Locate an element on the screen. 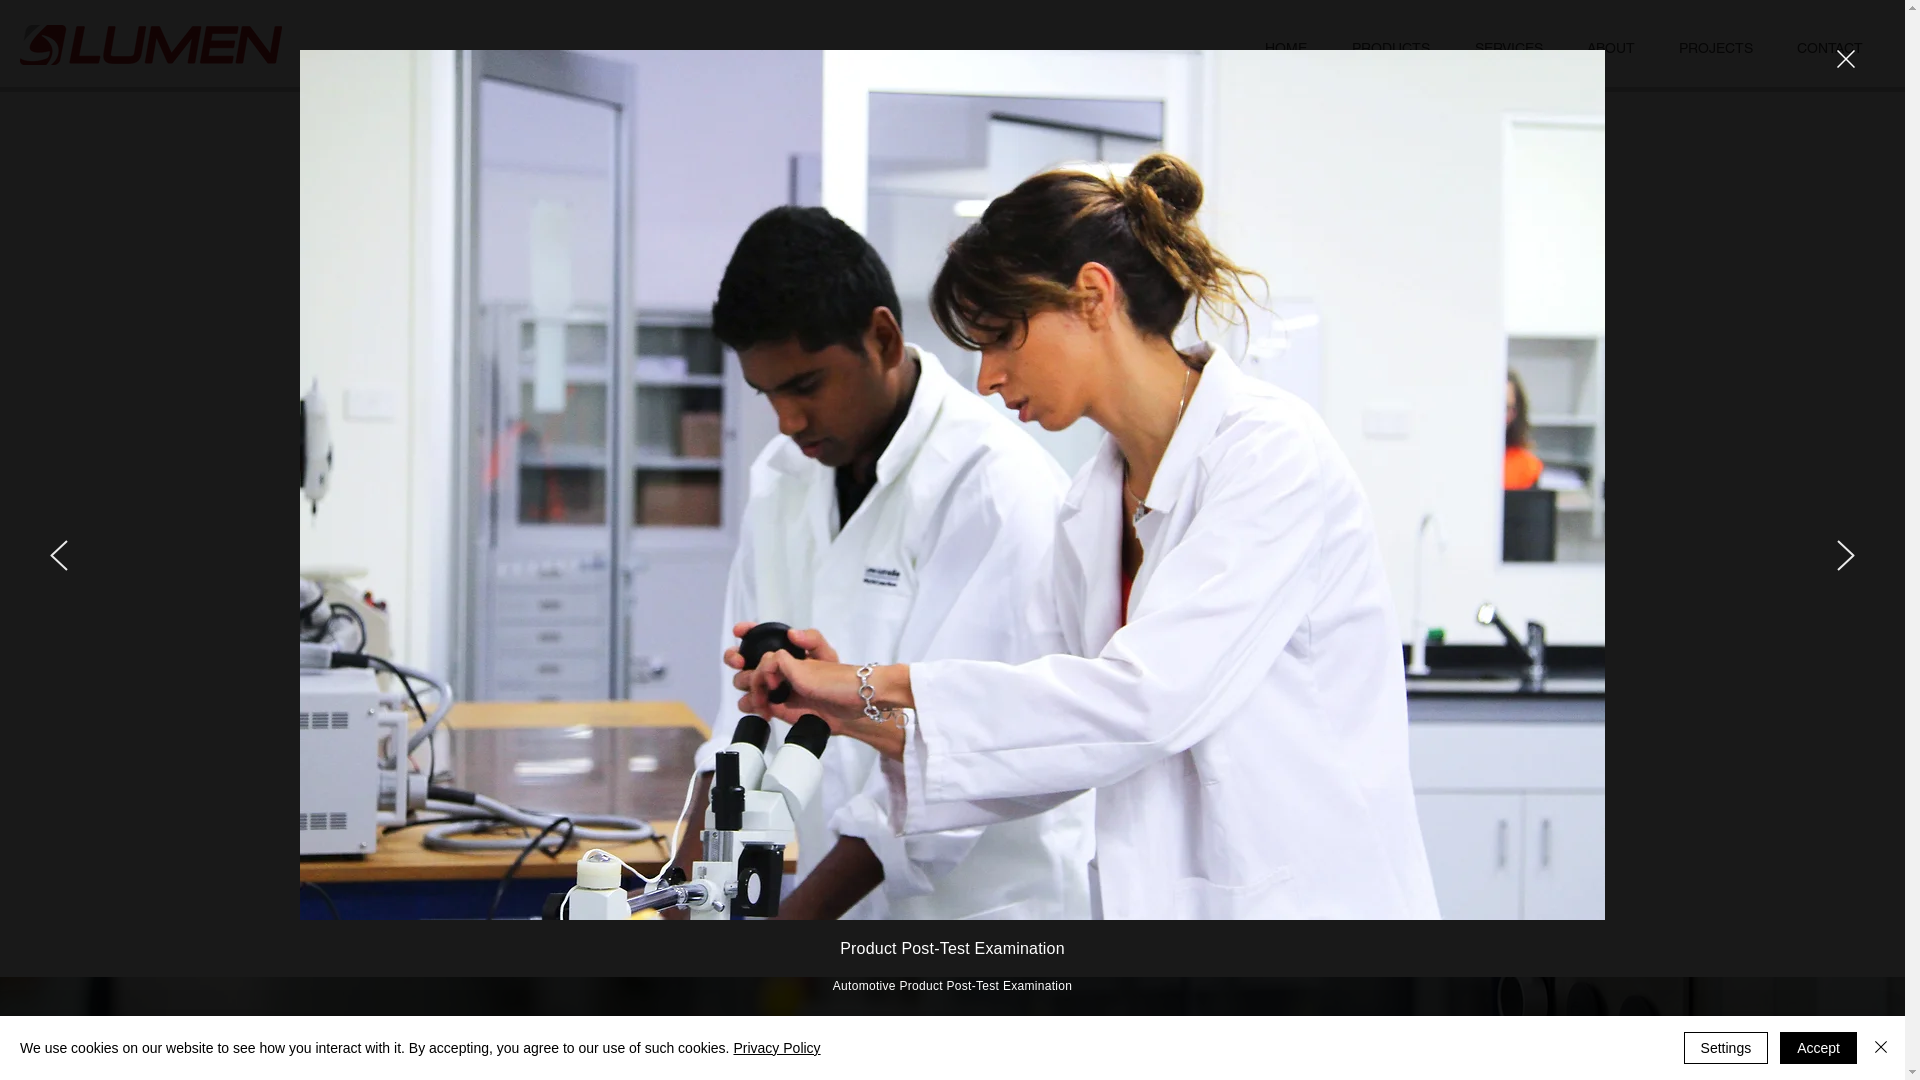 The height and width of the screenshot is (1080, 1920). 'HOME' is located at coordinates (1285, 47).